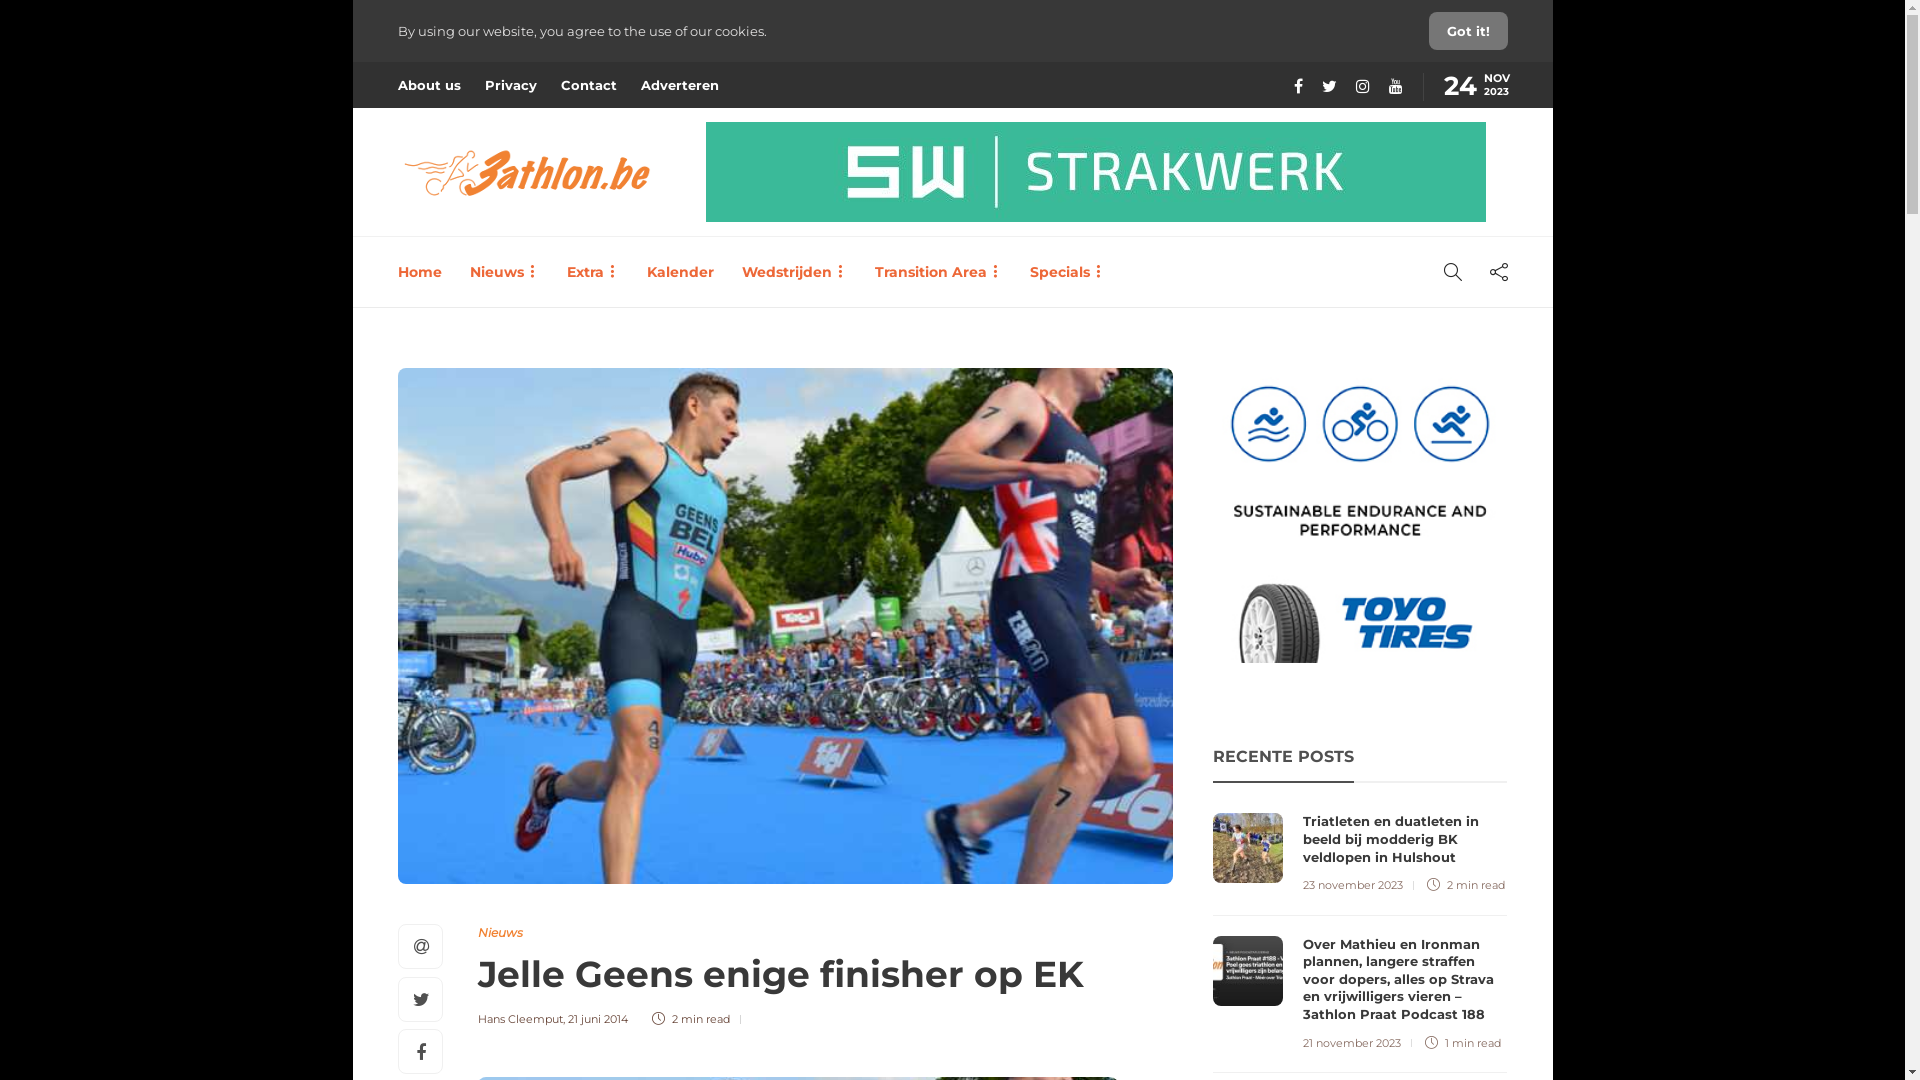 The width and height of the screenshot is (1920, 1080). Describe the element at coordinates (587, 83) in the screenshot. I see `'Contact'` at that location.